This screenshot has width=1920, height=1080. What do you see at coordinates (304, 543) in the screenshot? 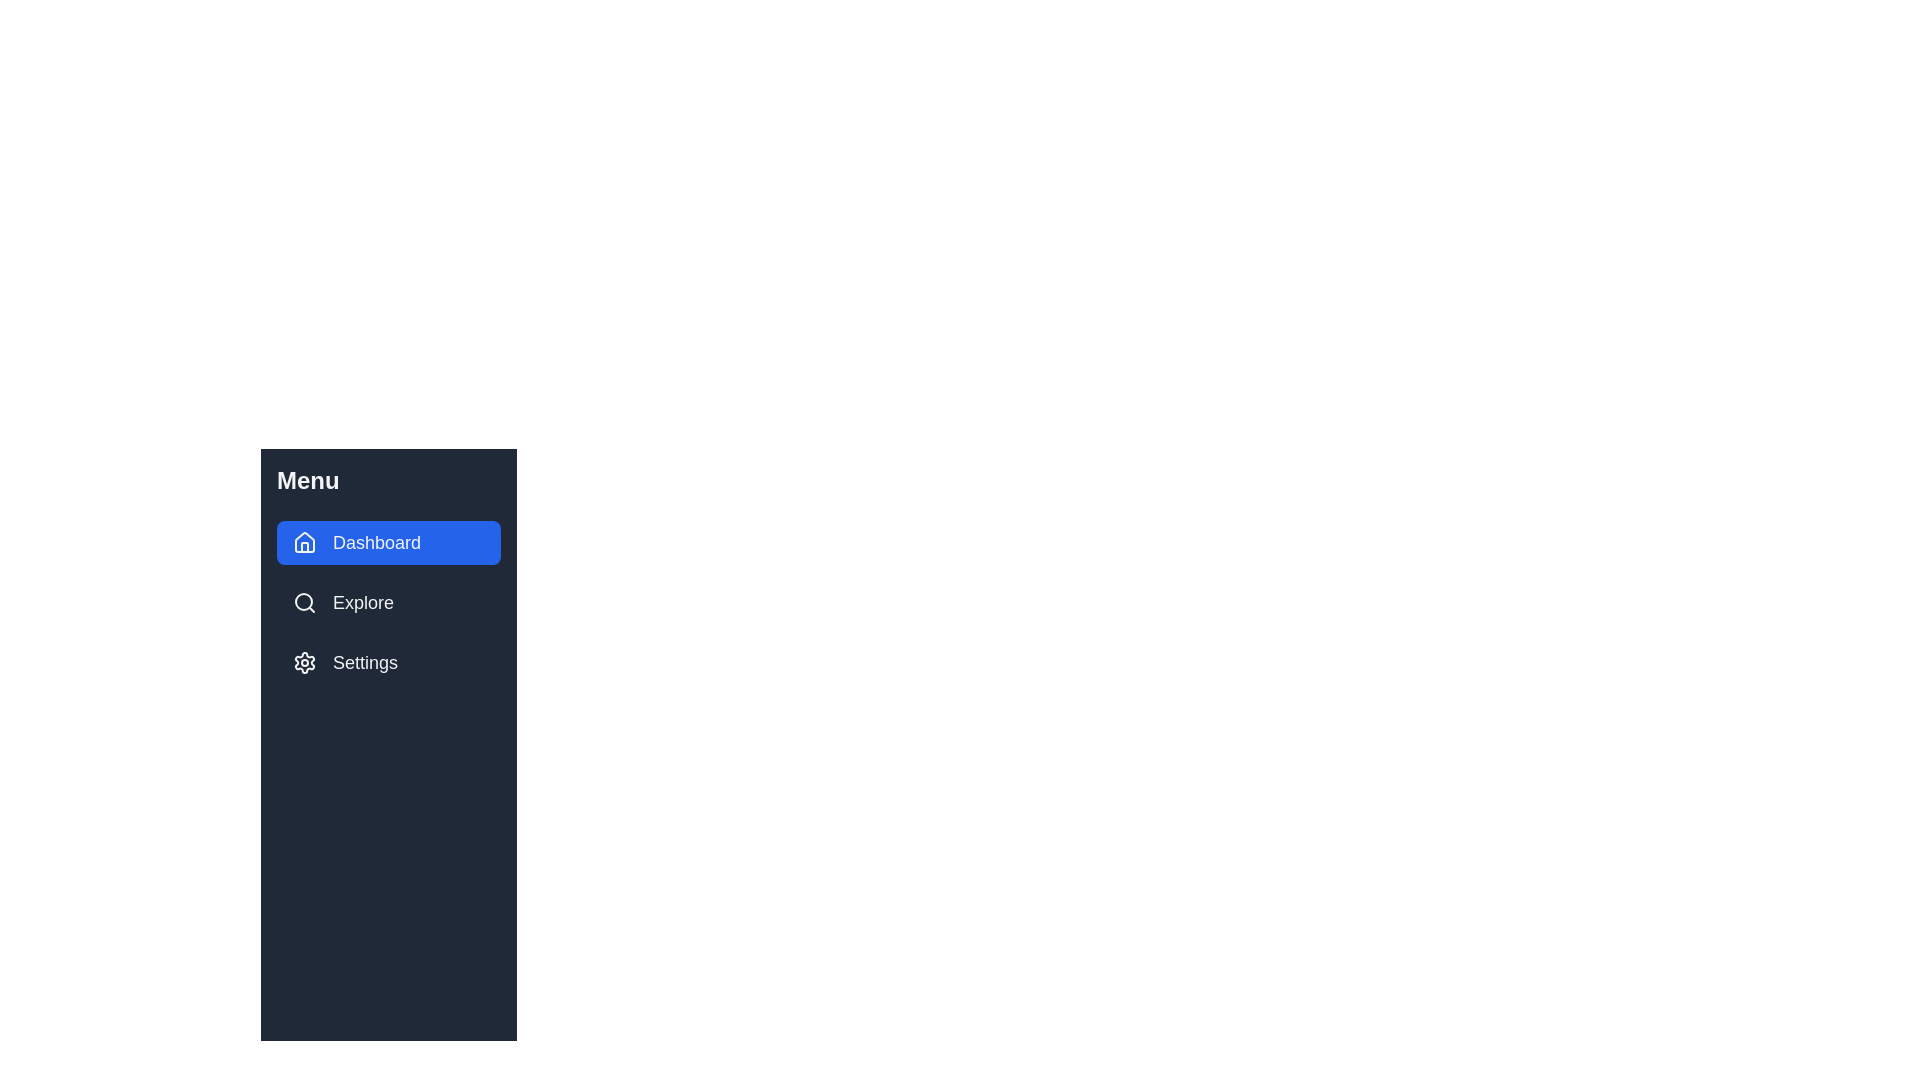
I see `the 'Dashboard' icon in the left-hand side panel` at bounding box center [304, 543].